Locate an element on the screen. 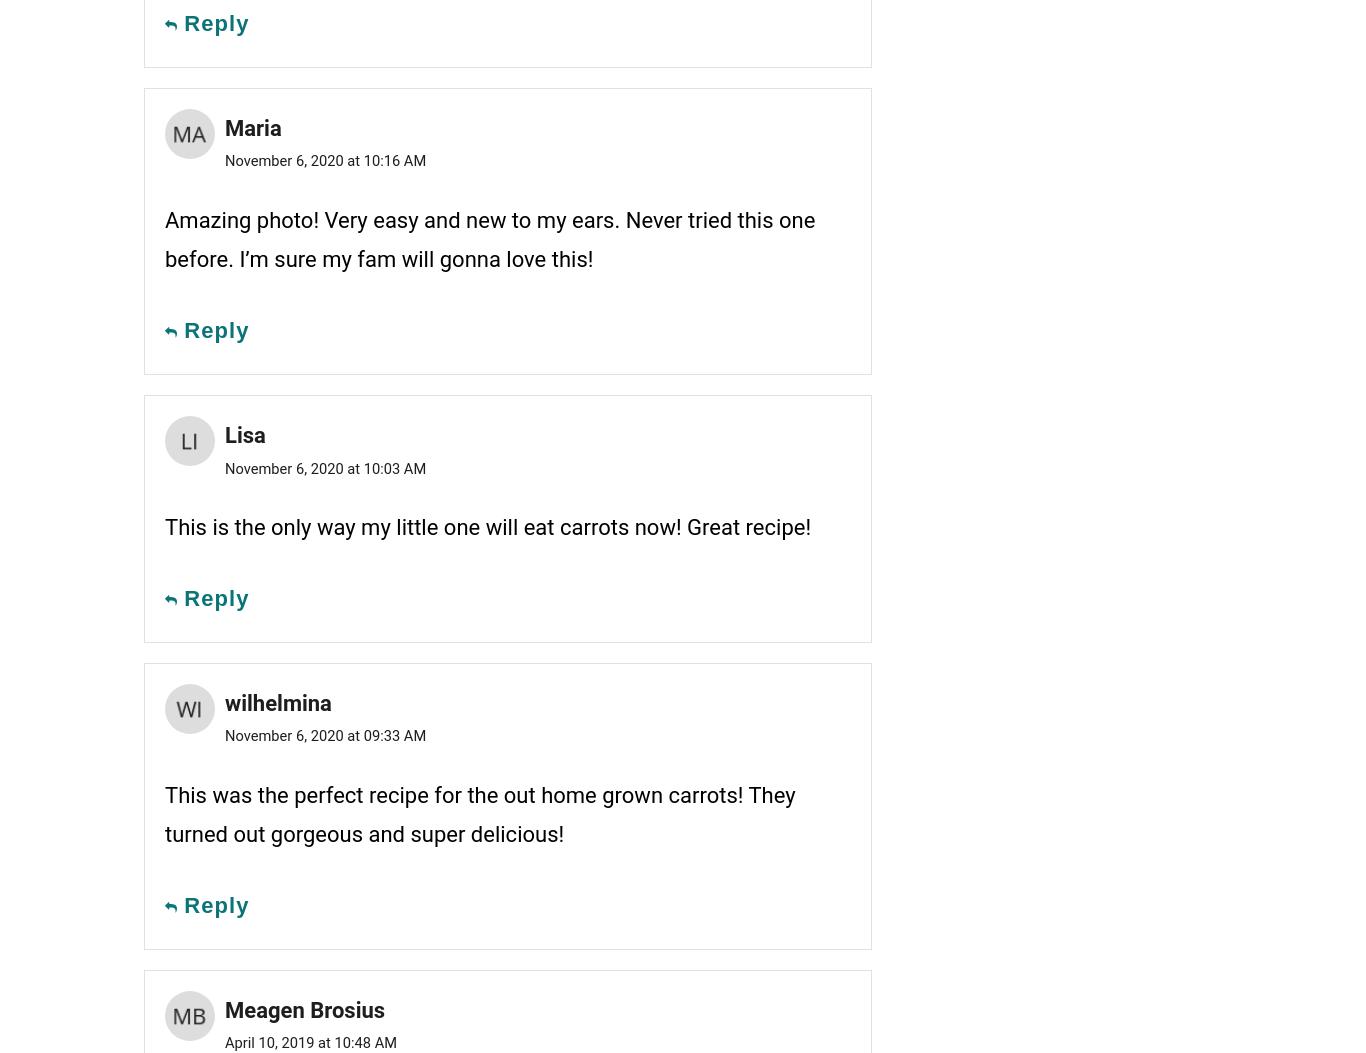  'wilhelmina' is located at coordinates (277, 702).